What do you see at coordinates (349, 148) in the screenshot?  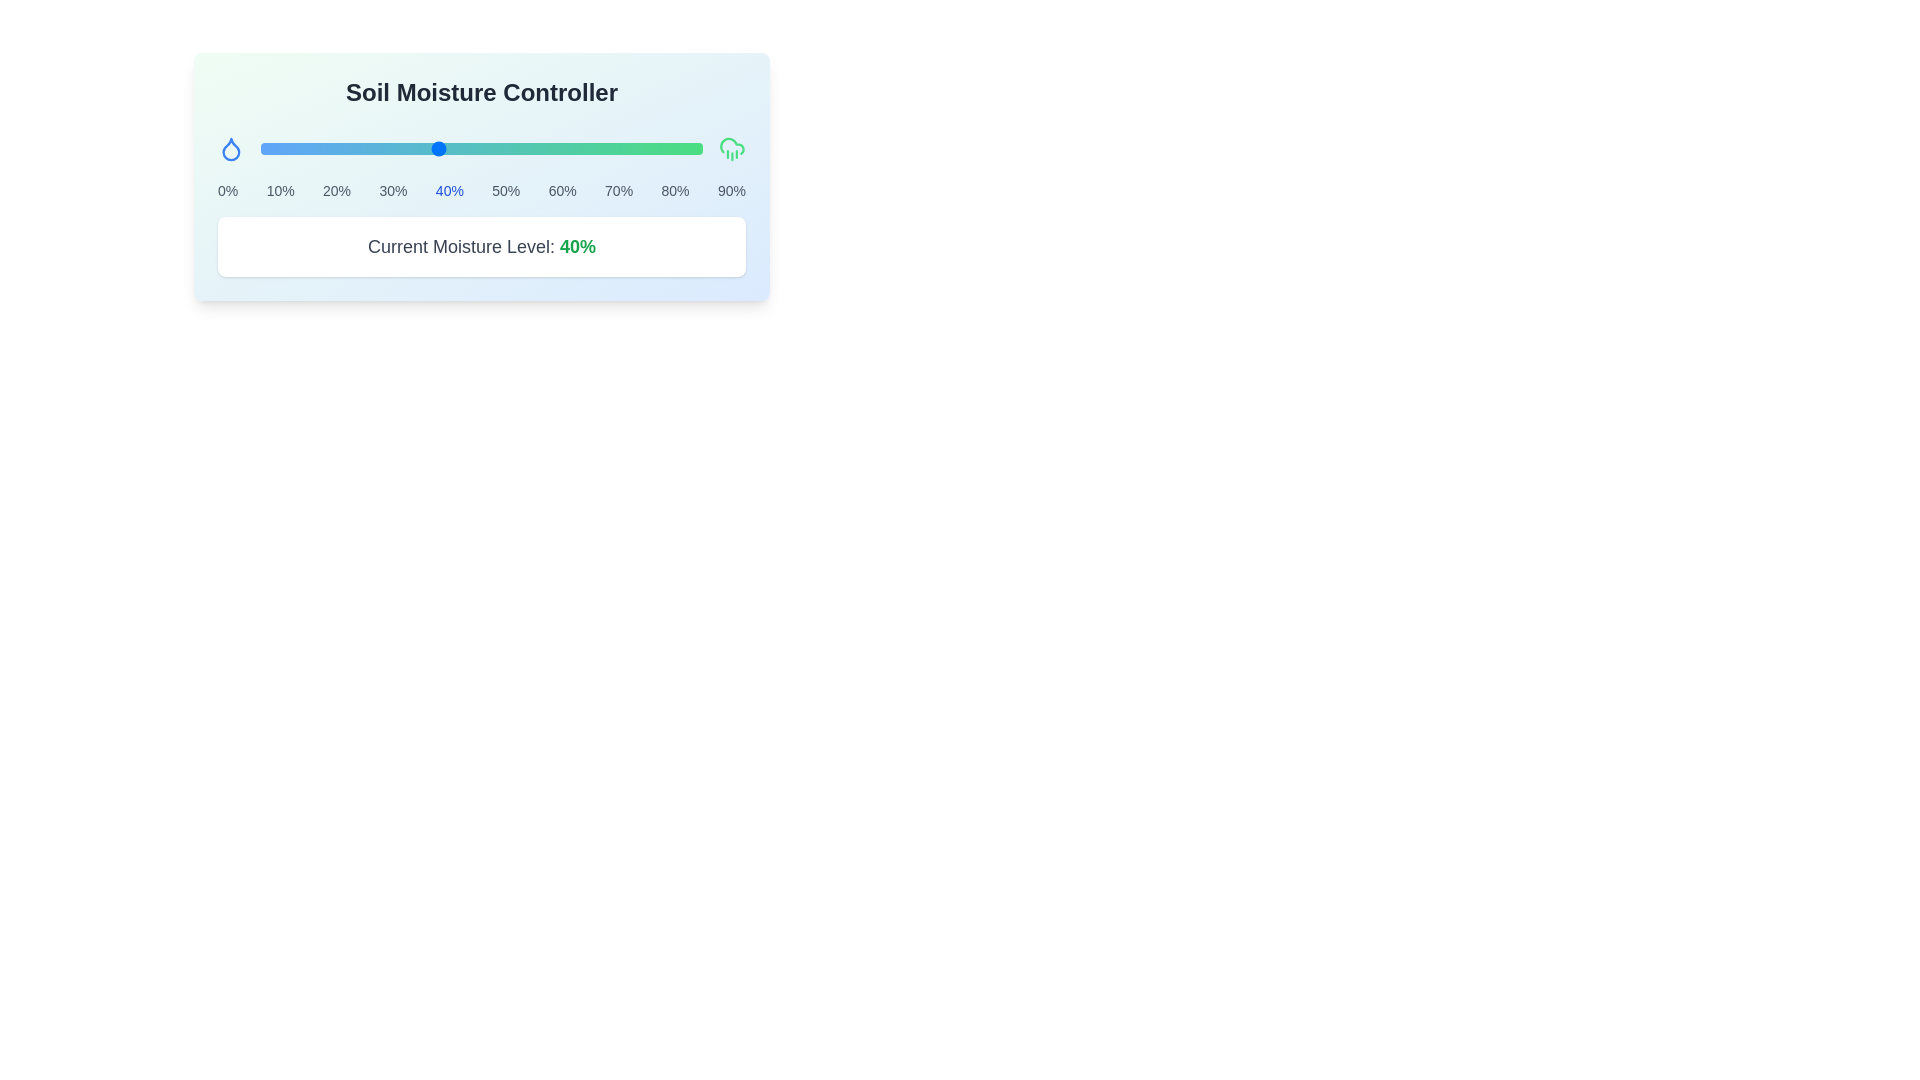 I see `the moisture level to 20% using the slider` at bounding box center [349, 148].